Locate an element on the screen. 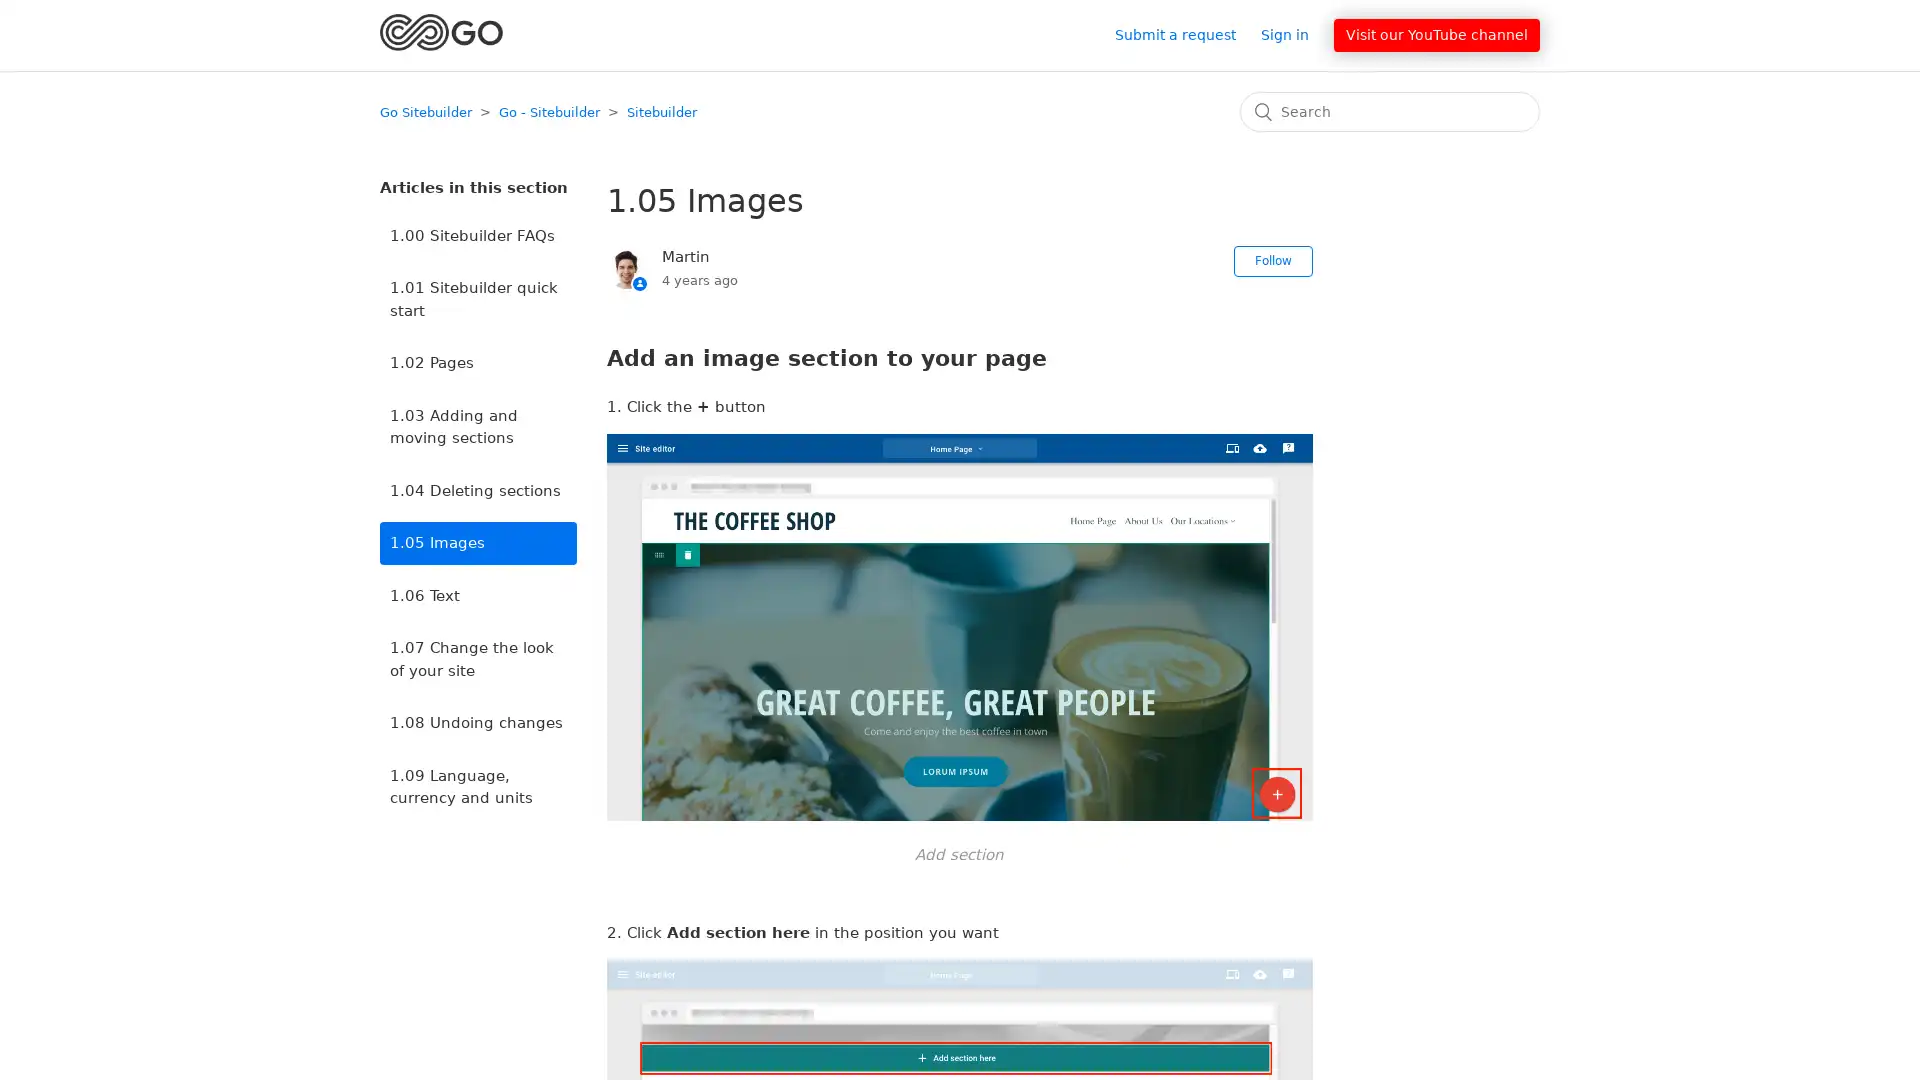 This screenshot has width=1920, height=1080. Follow is located at coordinates (1271, 260).